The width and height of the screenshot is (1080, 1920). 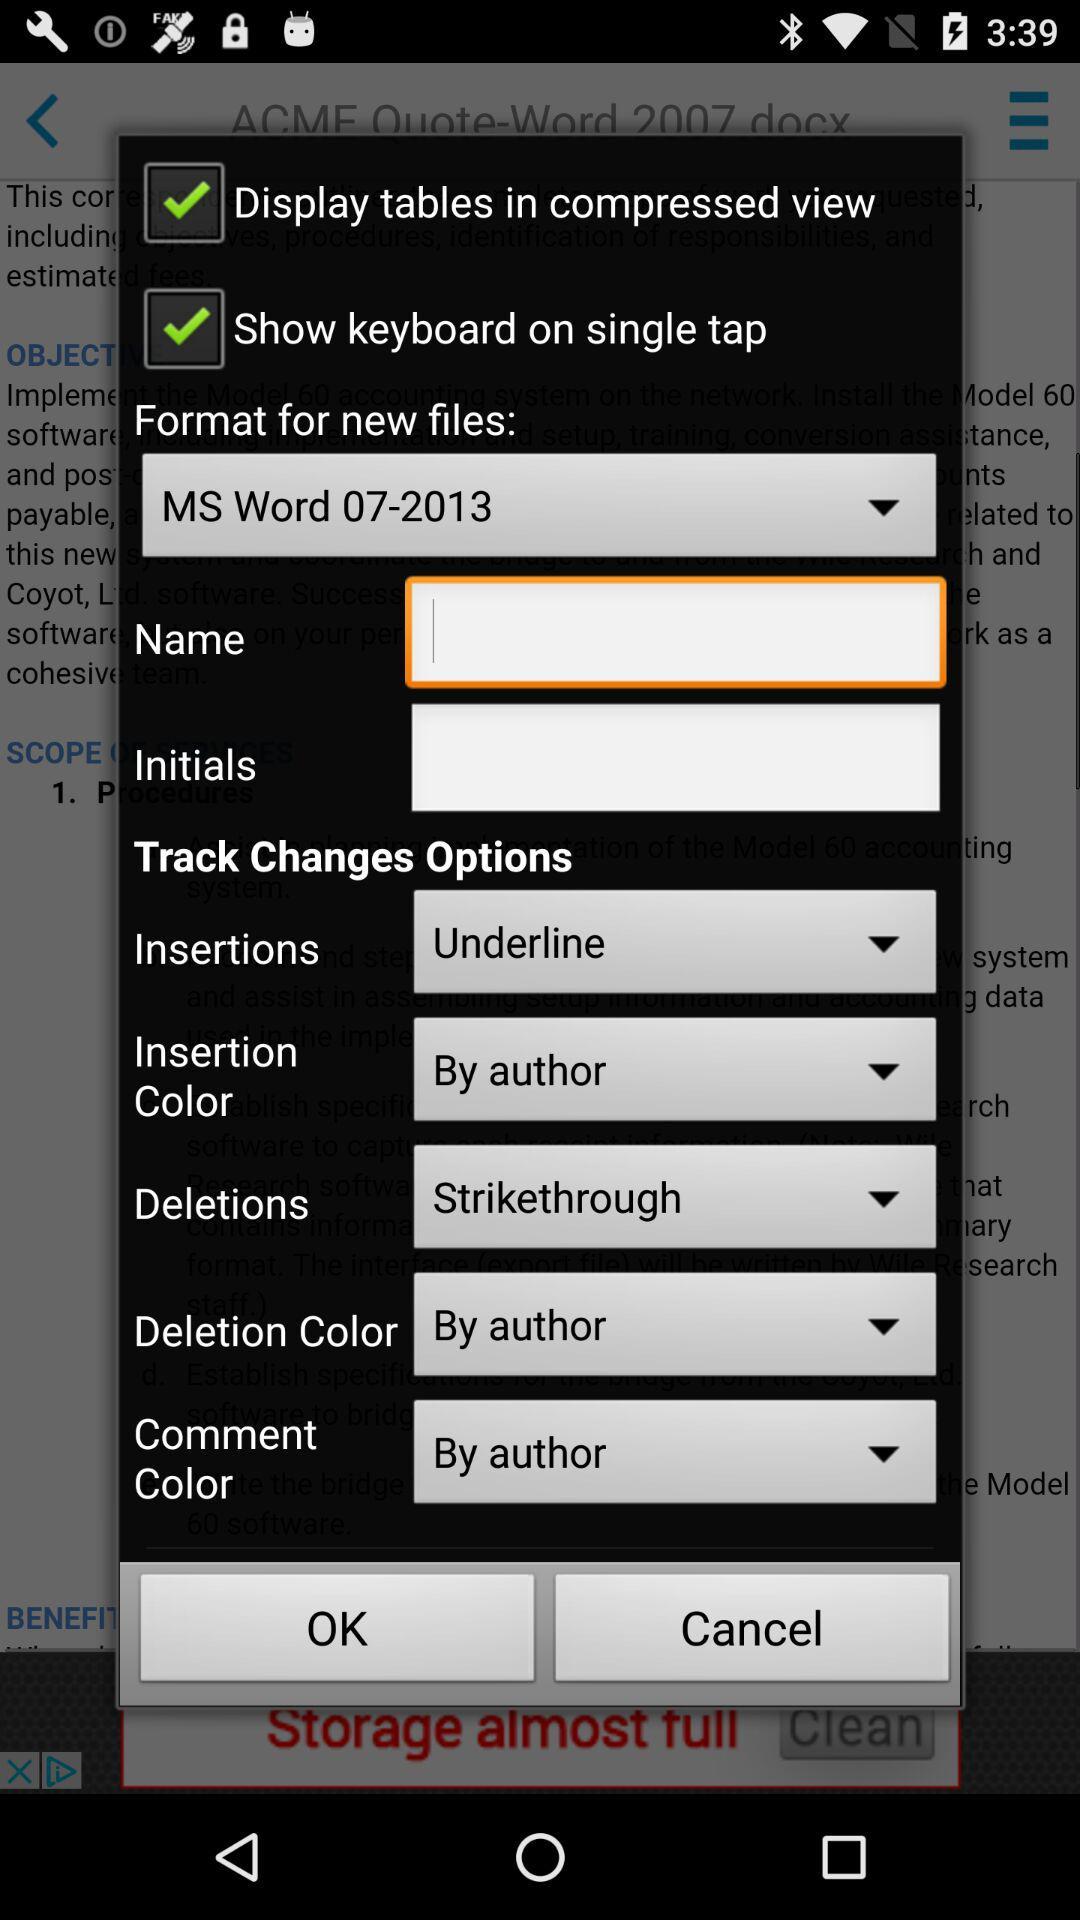 I want to click on input name, so click(x=675, y=636).